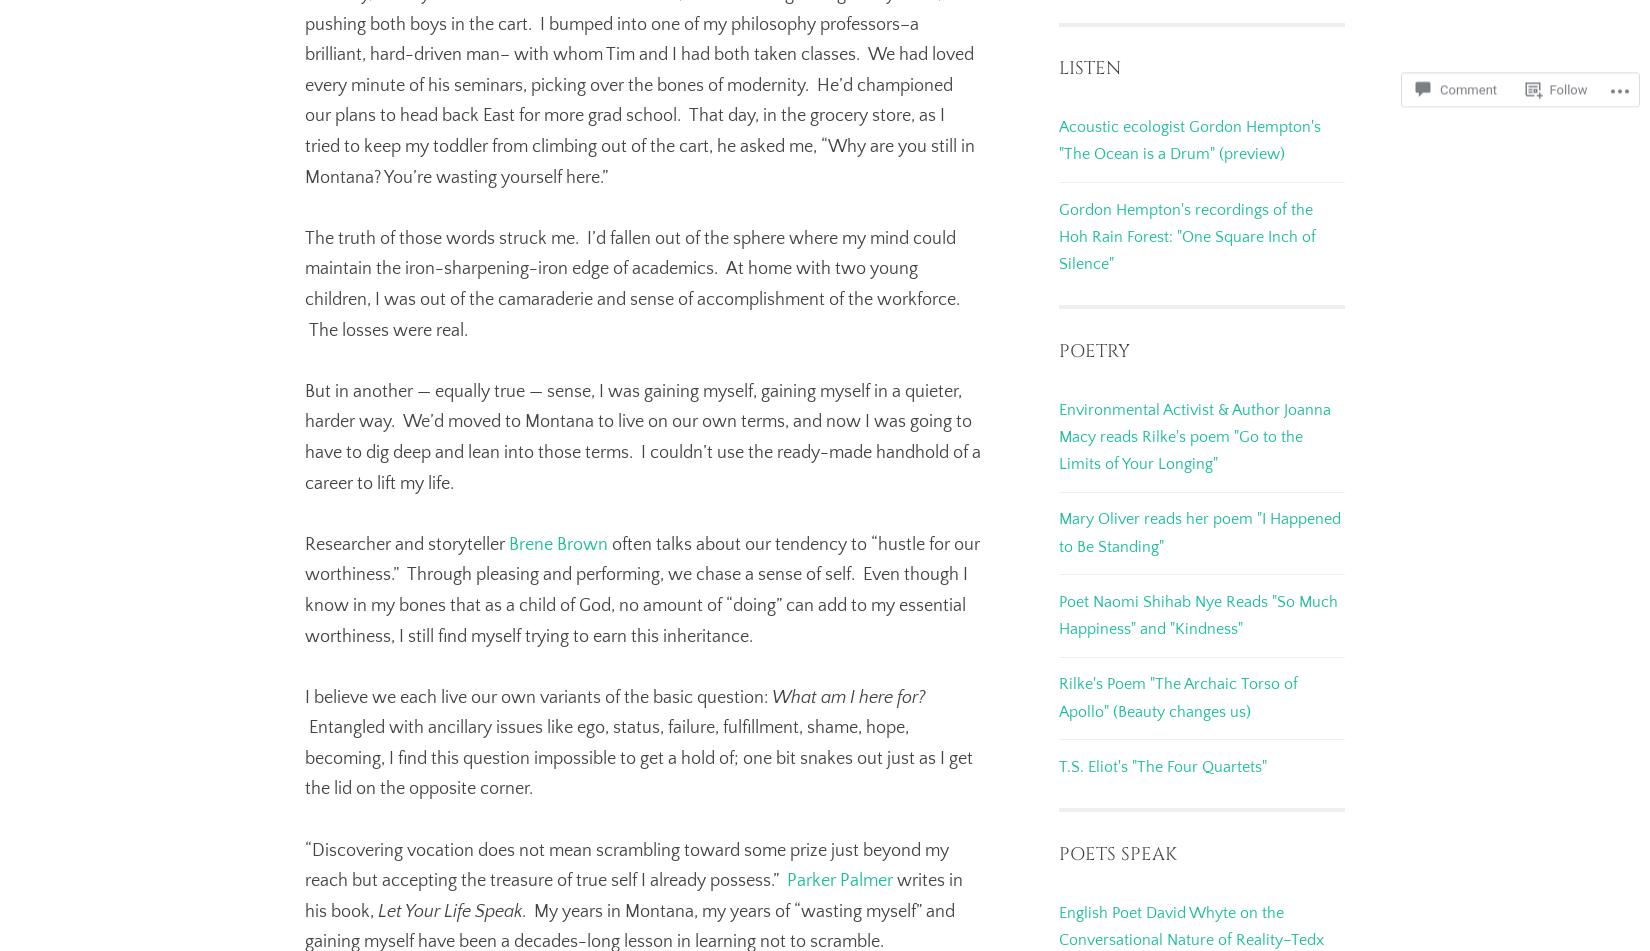 This screenshot has width=1650, height=951. I want to click on 'Poets Speak', so click(1118, 852).